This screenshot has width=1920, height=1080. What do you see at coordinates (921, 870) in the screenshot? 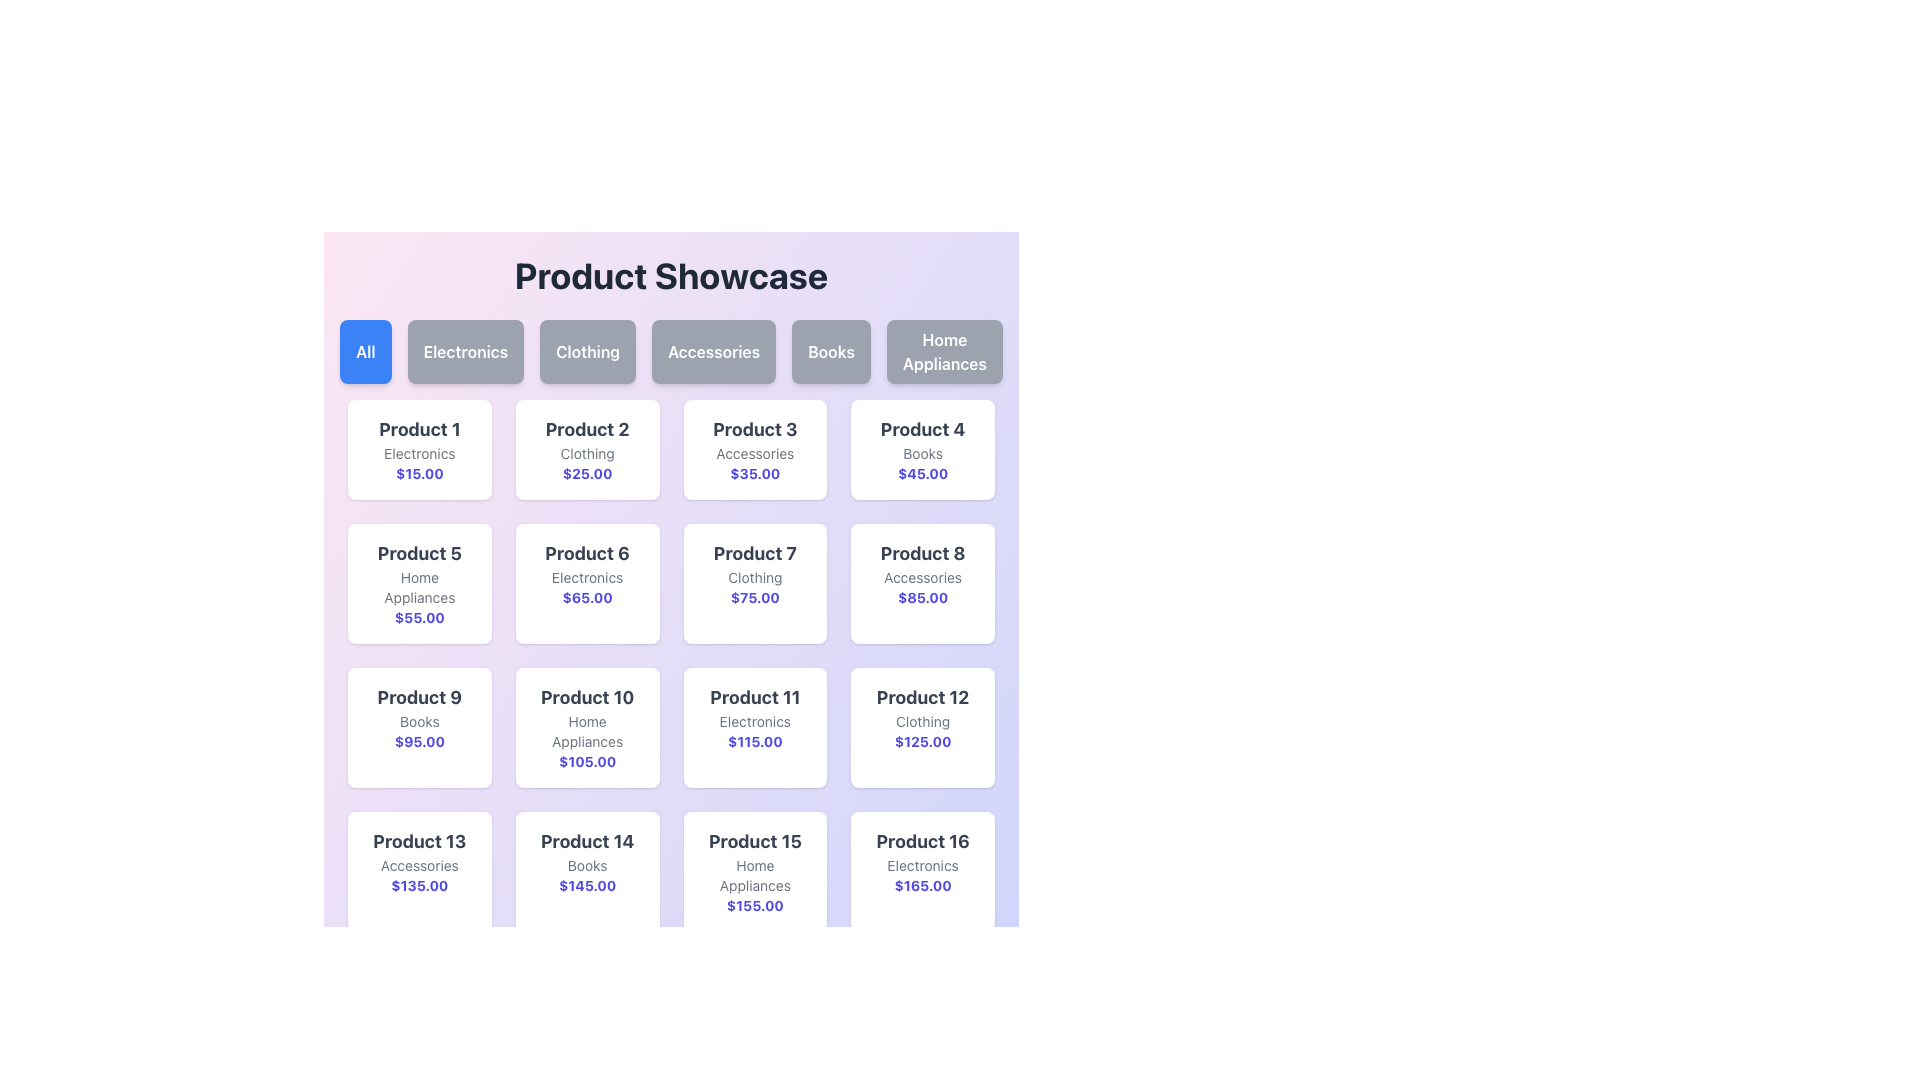
I see `the product card for 'Product 16' in the fourth column of the fourth row` at bounding box center [921, 870].